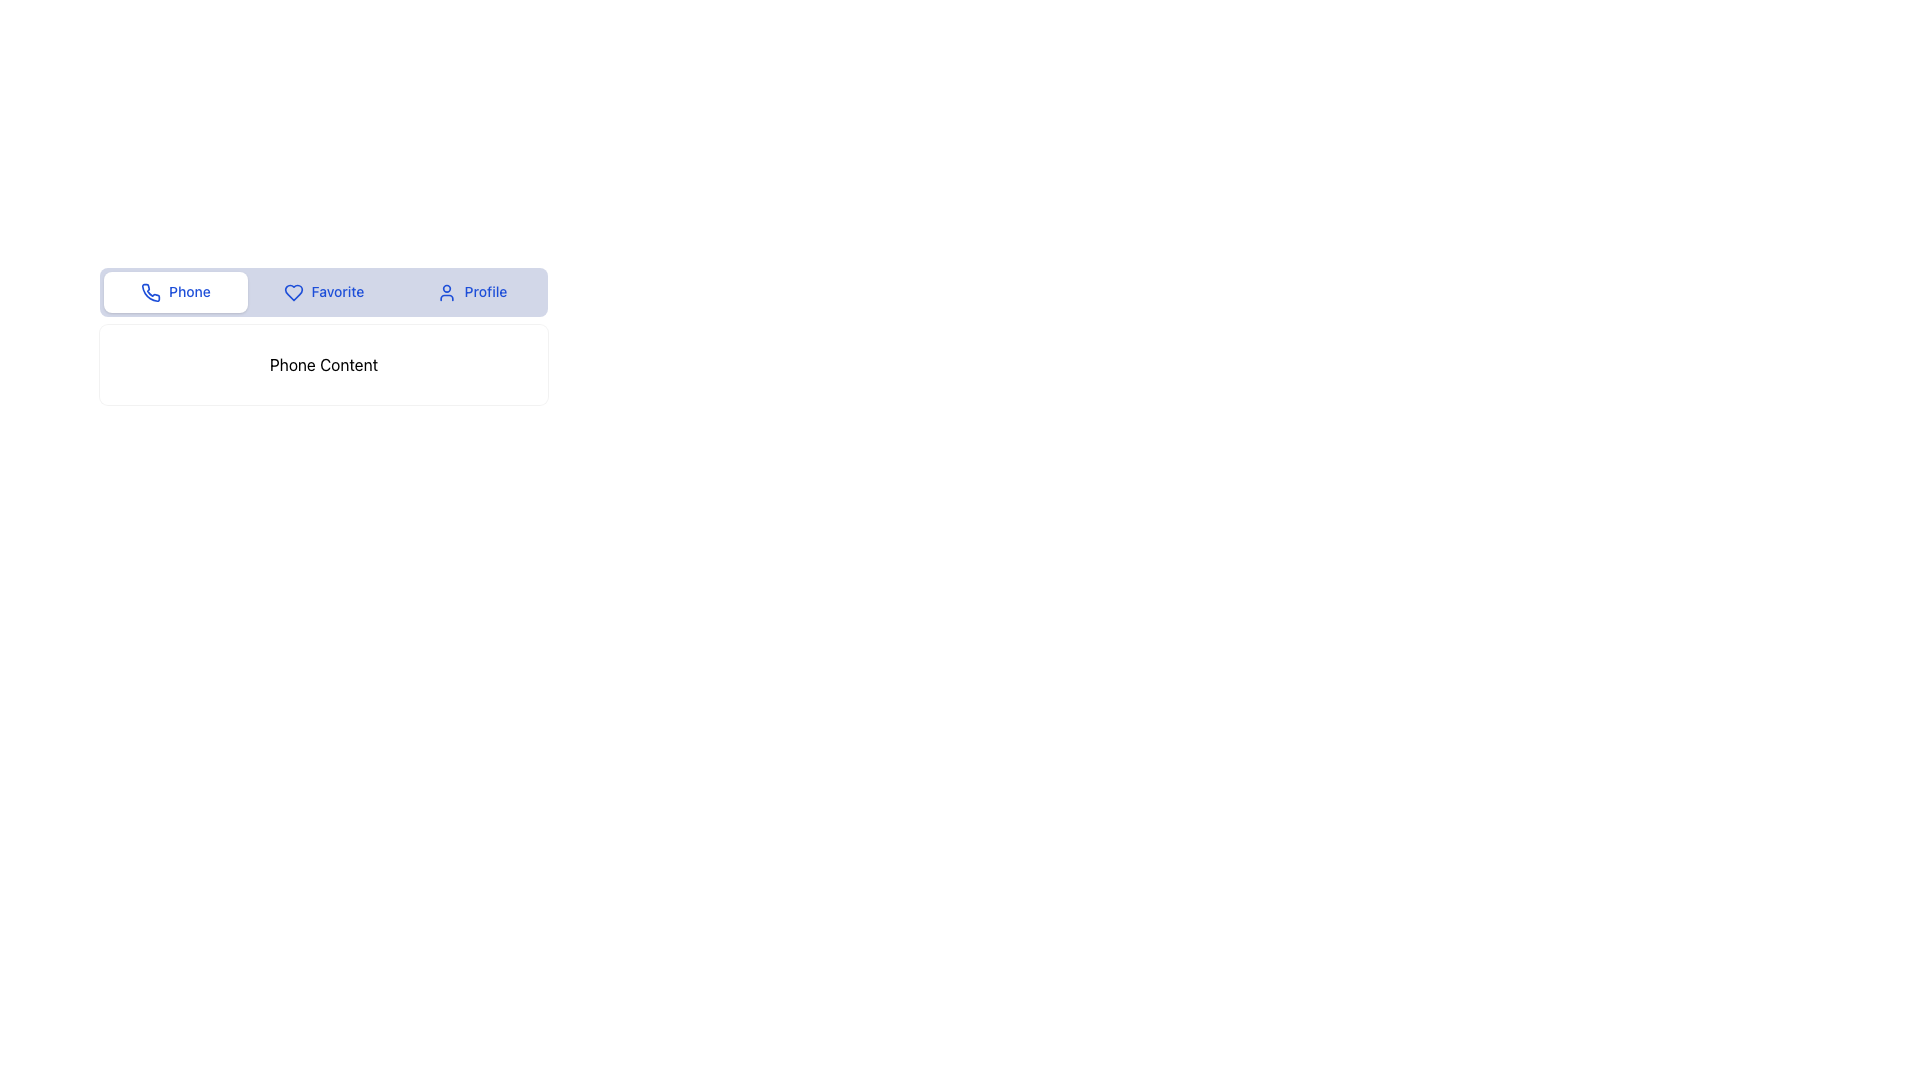 The height and width of the screenshot is (1080, 1920). Describe the element at coordinates (292, 293) in the screenshot. I see `the heart-shaped icon located in the 'Favorite' section of the navigation bar, positioned between the telephone icon and the profile icon` at that location.